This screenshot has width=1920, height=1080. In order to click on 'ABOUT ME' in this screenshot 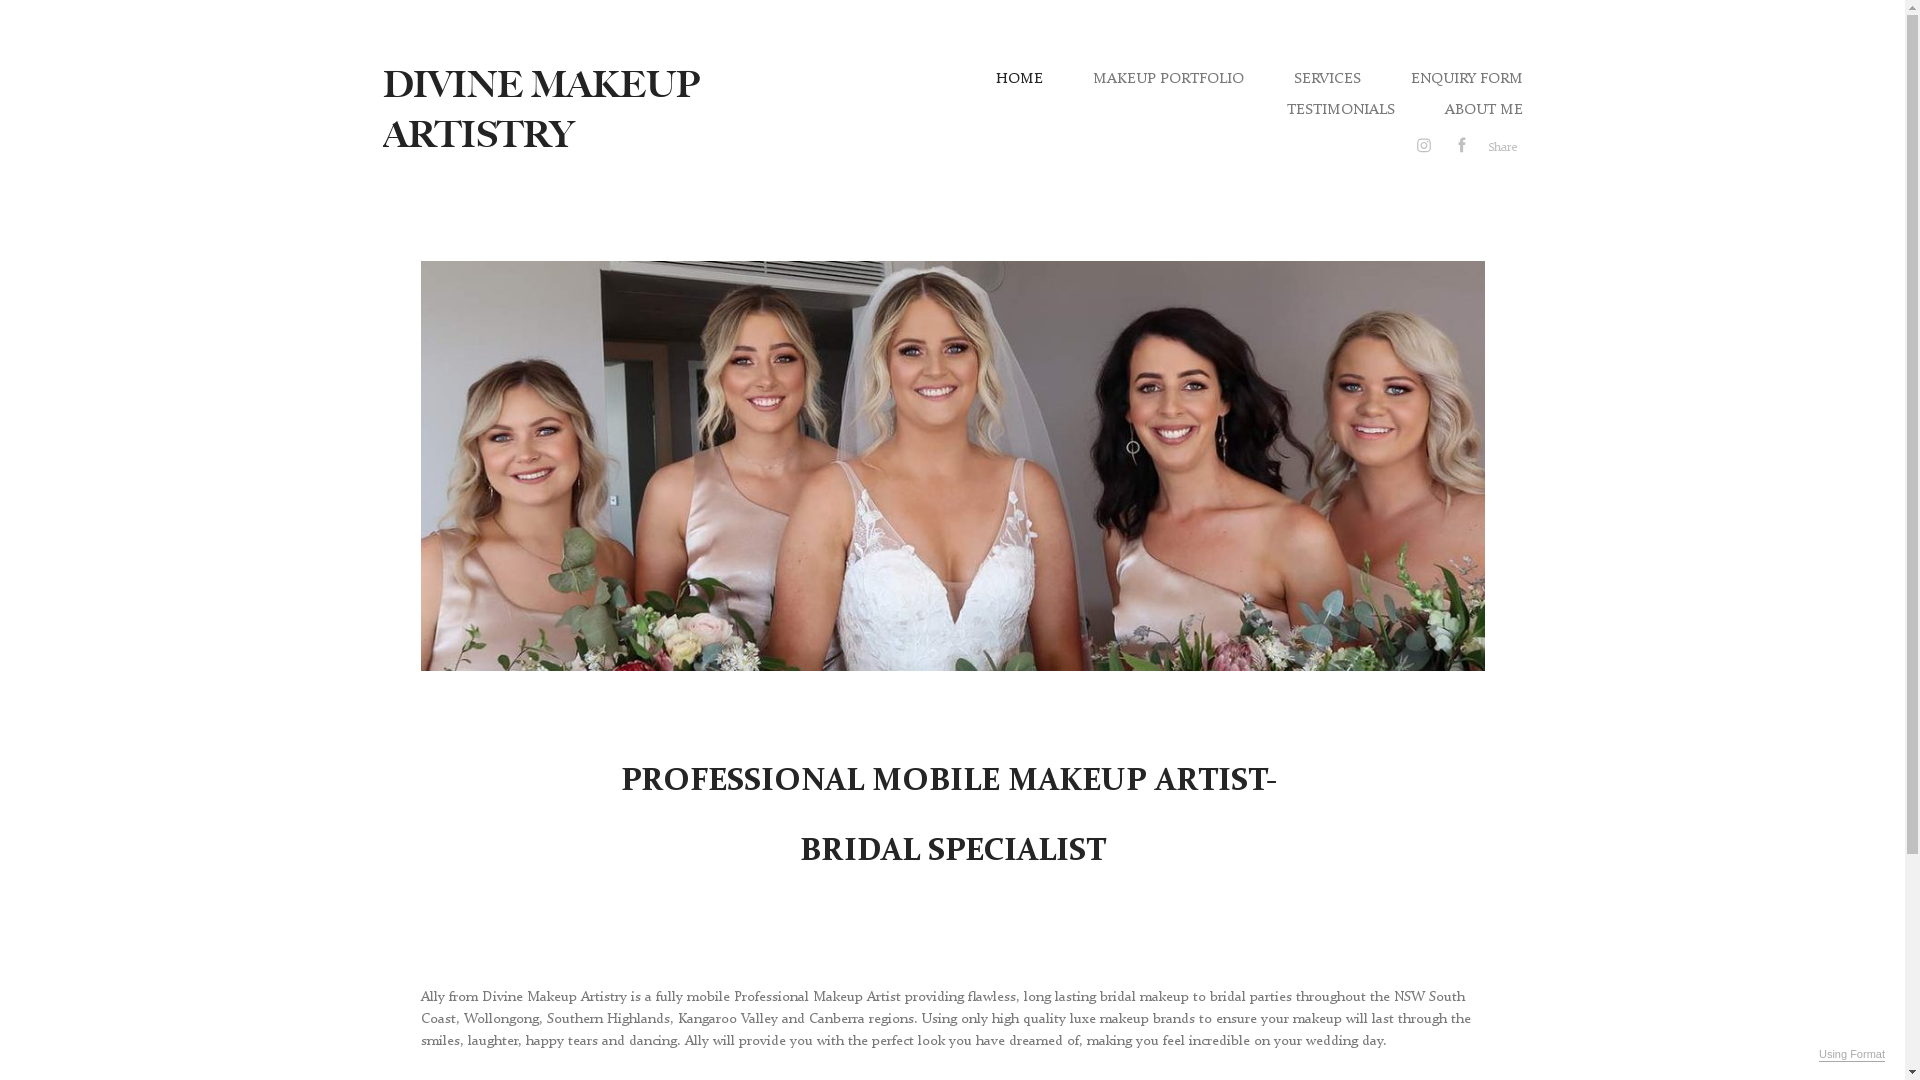, I will do `click(1483, 108)`.